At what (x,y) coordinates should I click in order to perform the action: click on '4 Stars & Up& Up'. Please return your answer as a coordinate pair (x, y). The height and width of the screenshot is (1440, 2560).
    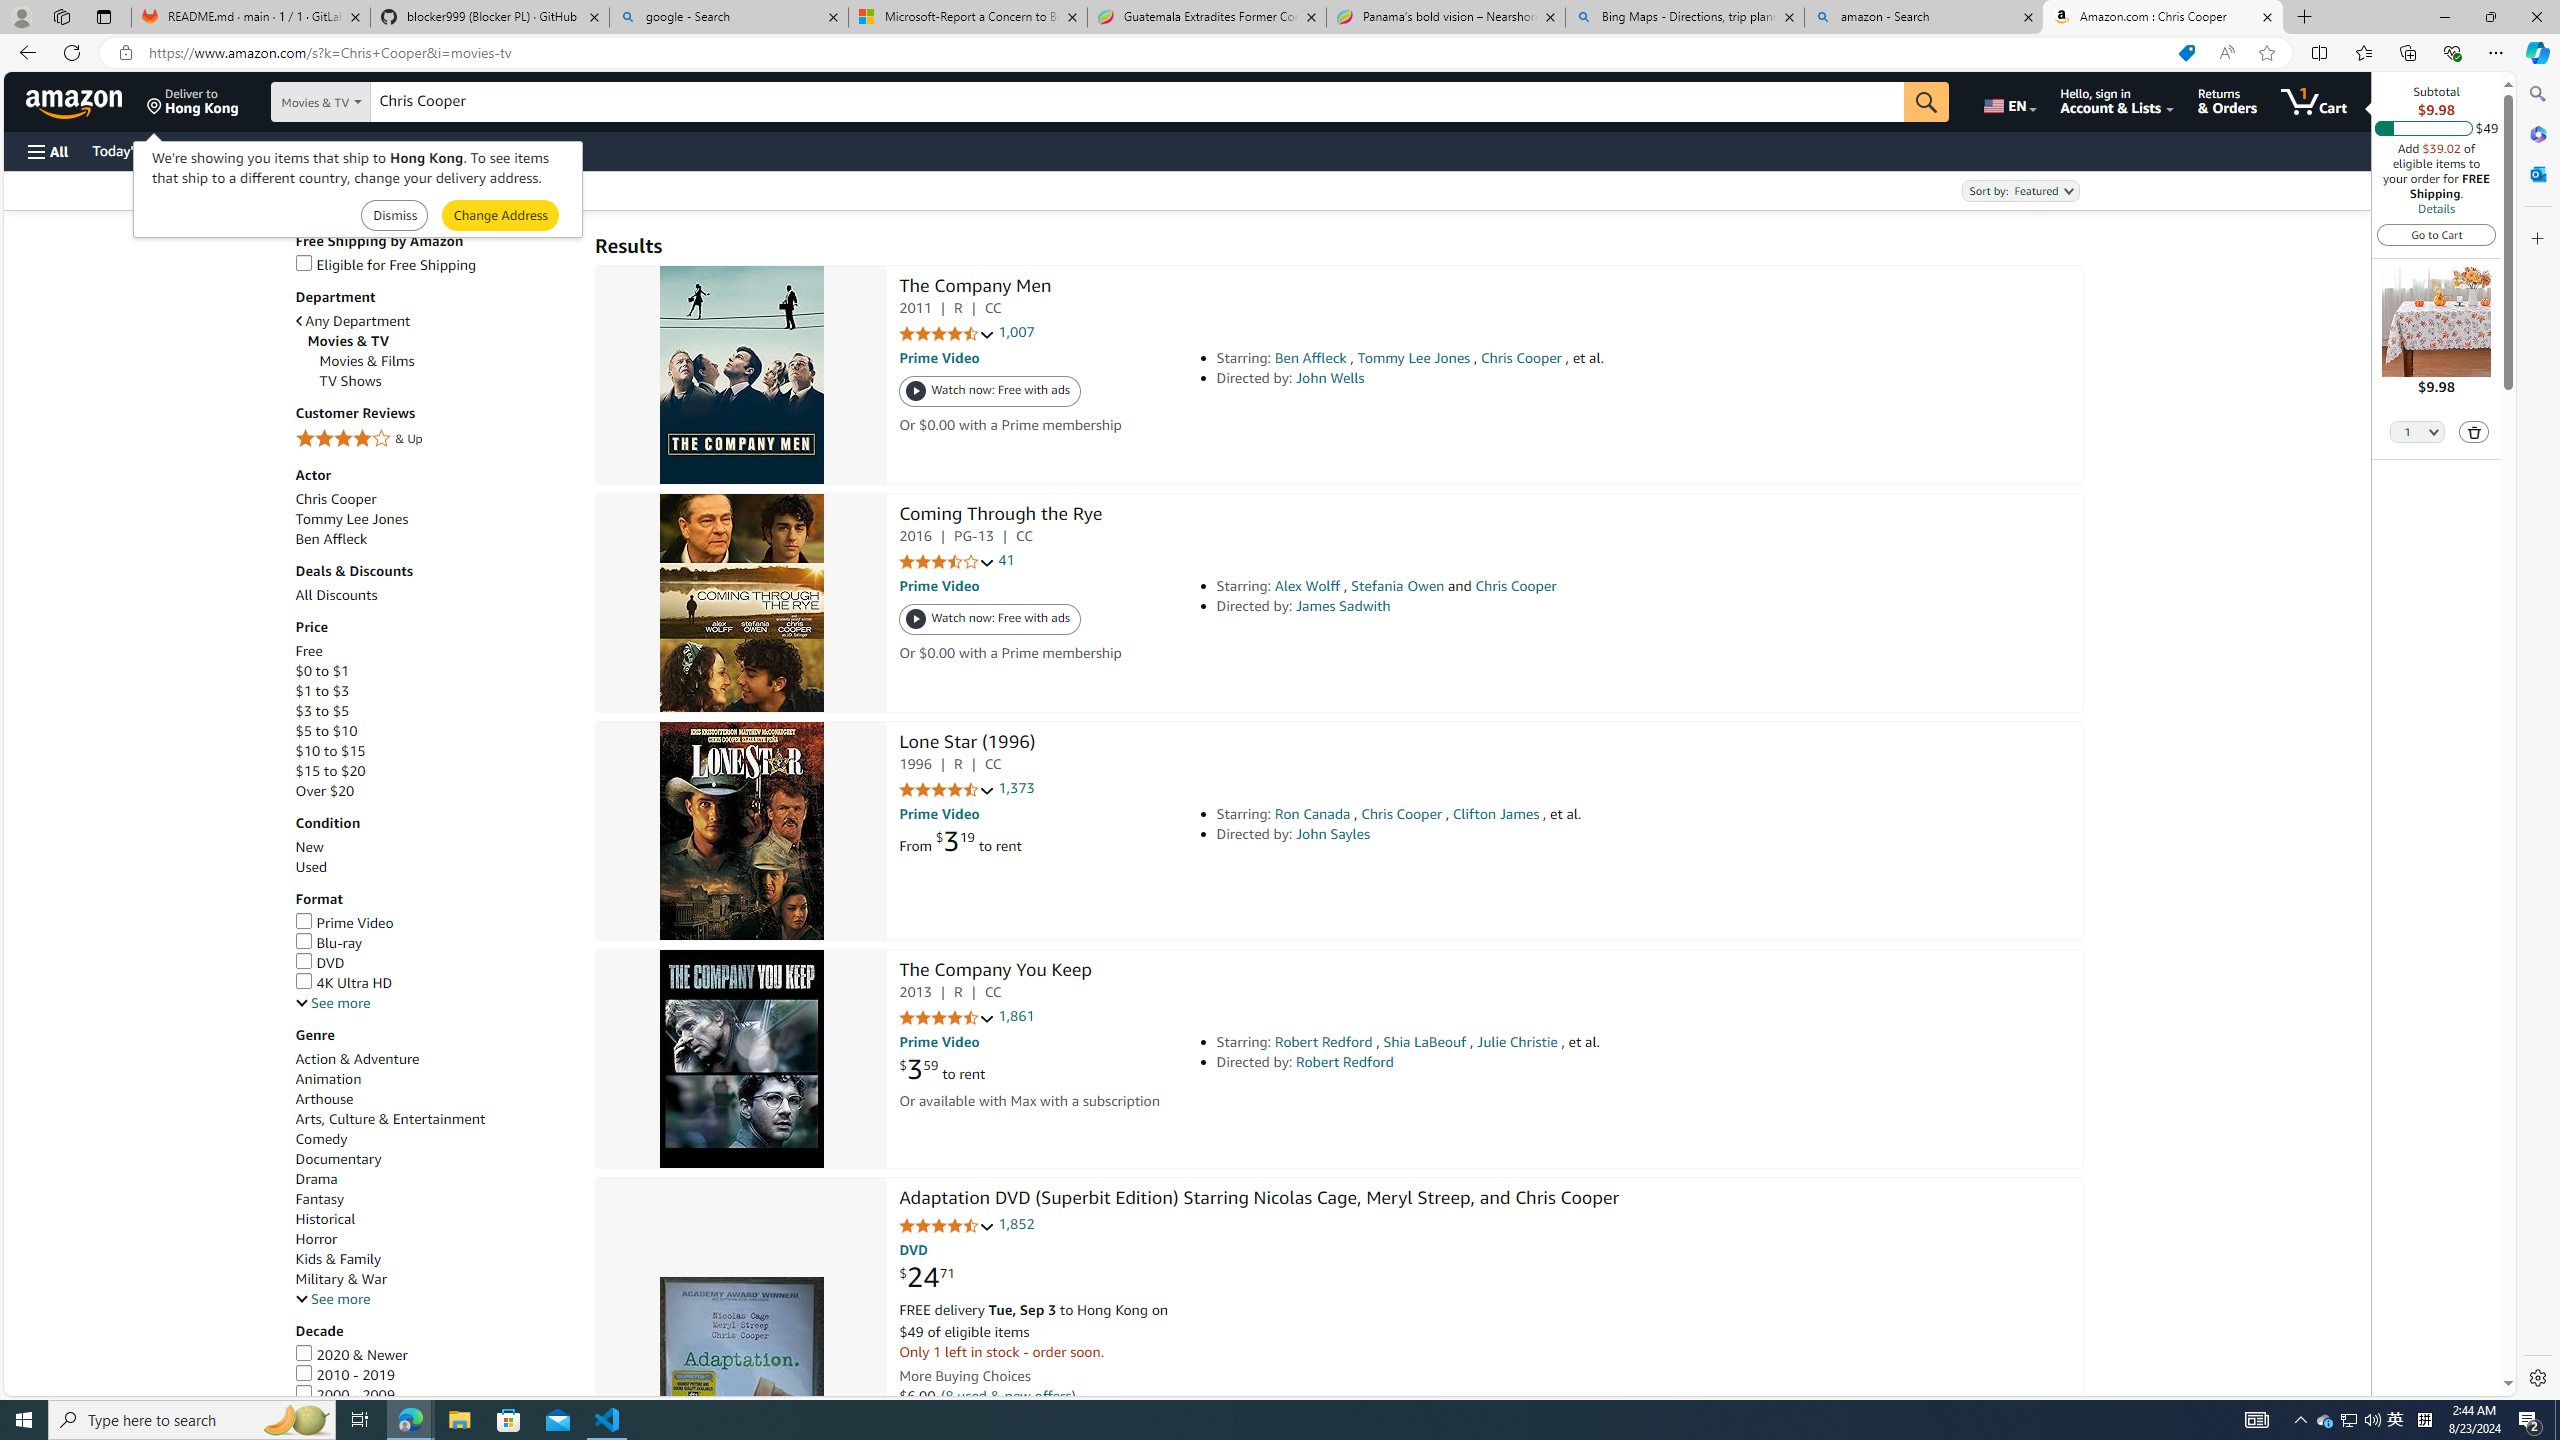
    Looking at the image, I should click on (435, 440).